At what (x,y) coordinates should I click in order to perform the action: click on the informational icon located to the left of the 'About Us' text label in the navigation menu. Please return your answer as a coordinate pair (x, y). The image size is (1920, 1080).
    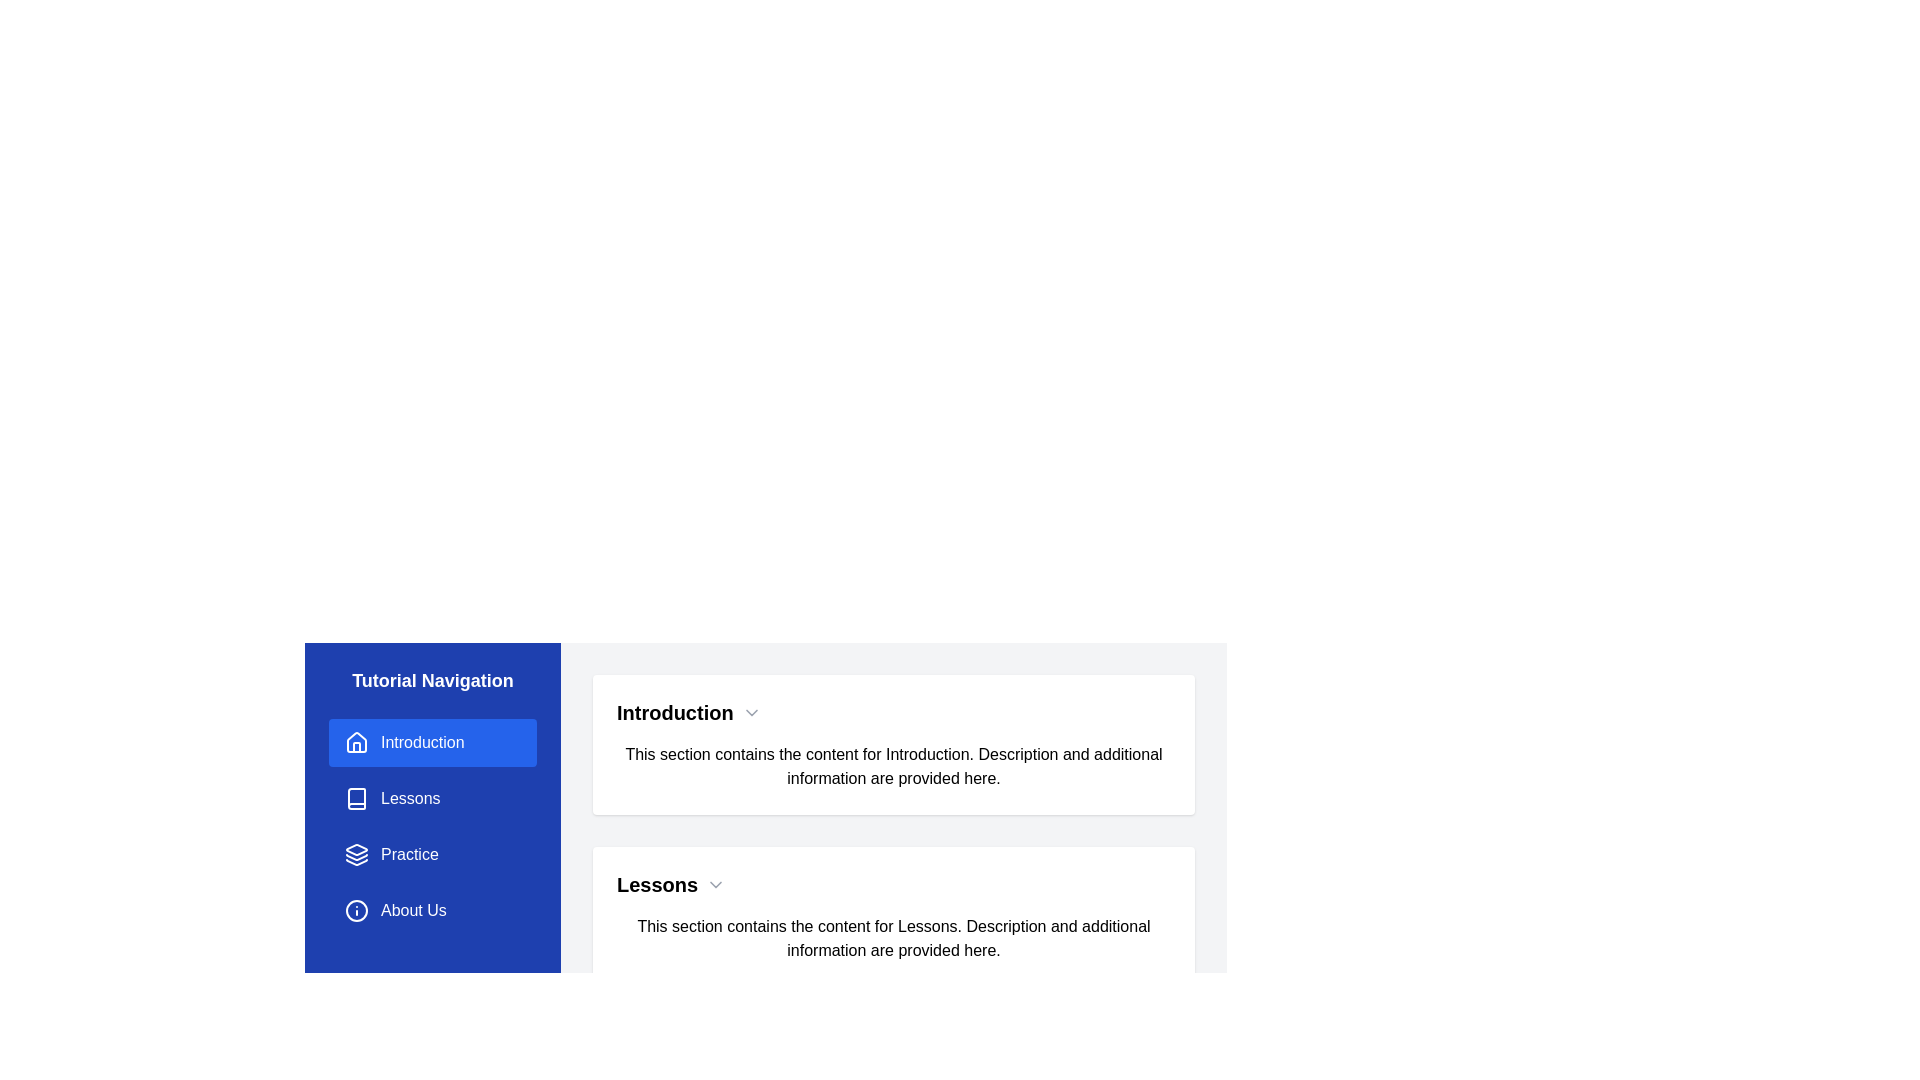
    Looking at the image, I should click on (356, 910).